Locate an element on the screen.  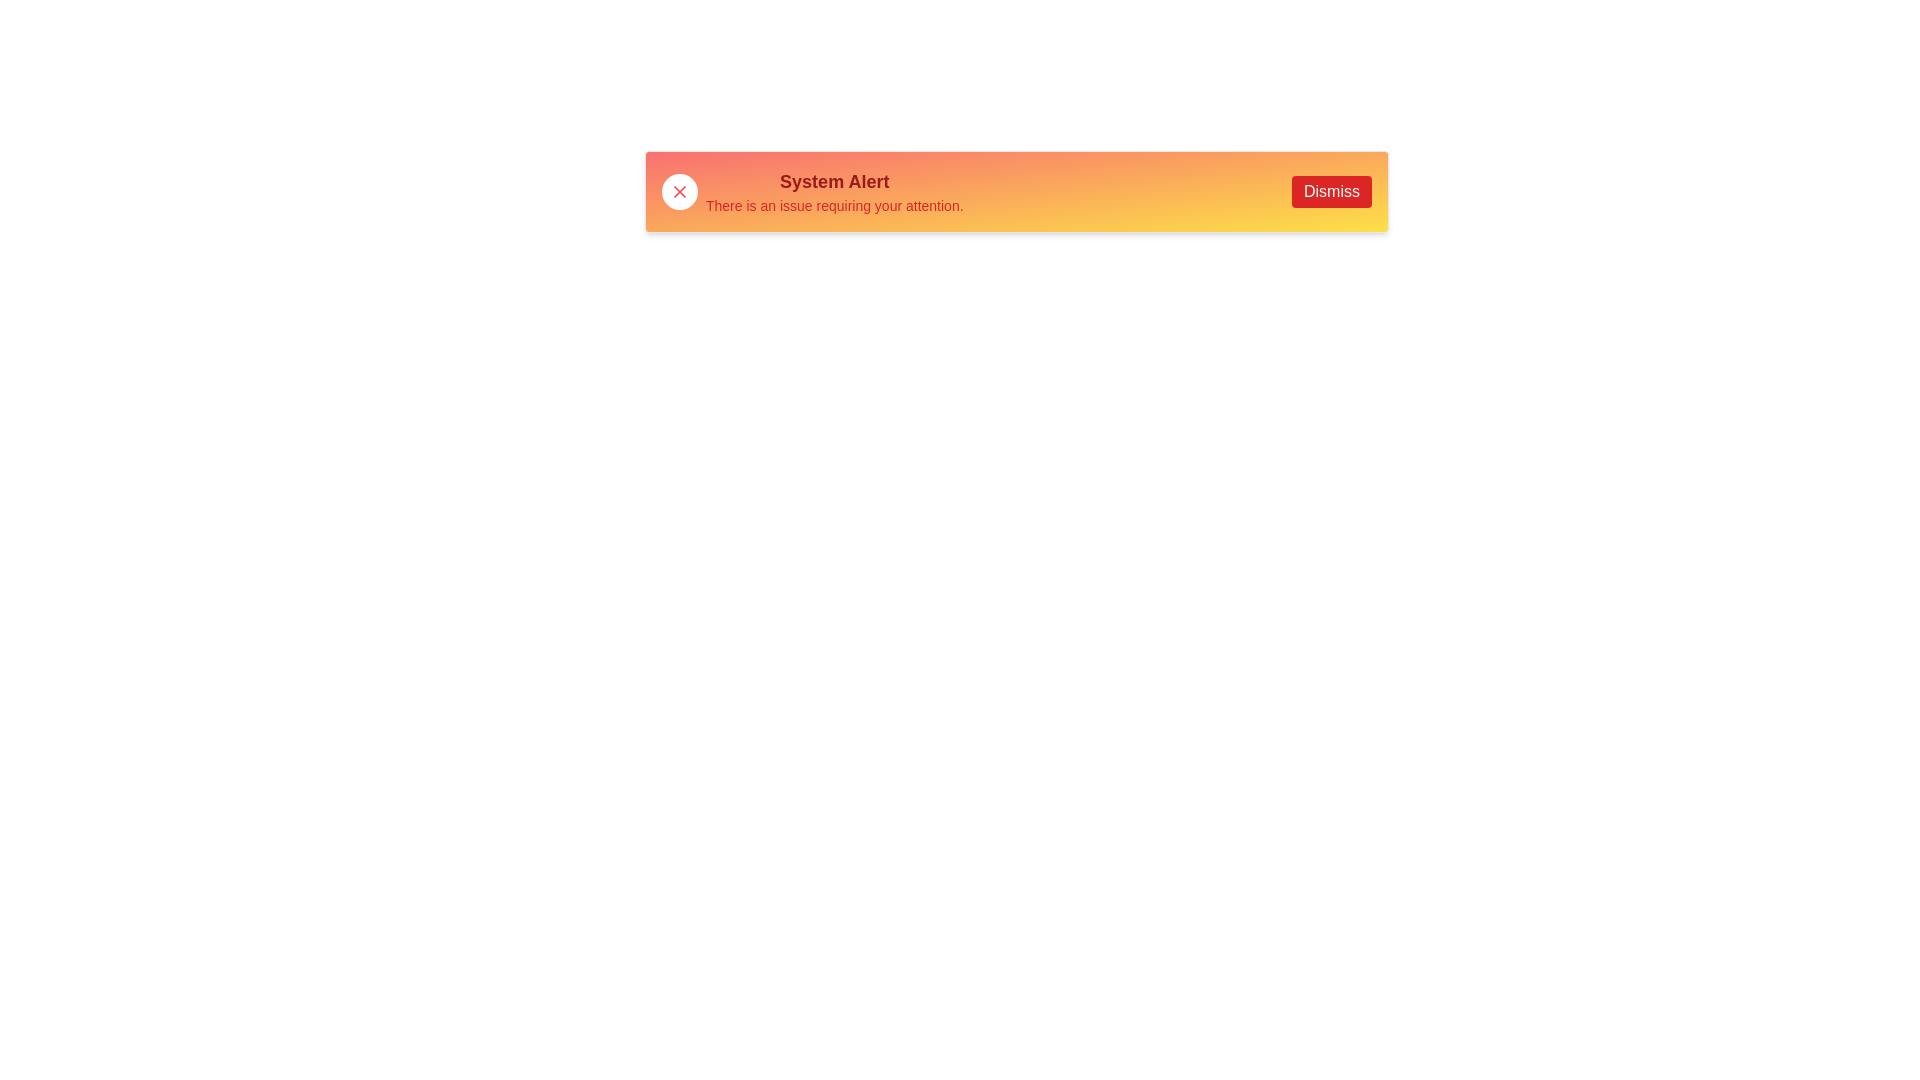
the close icon (red outlined 'X' within a white circular area) on the left side of the orange gradient alert box is located at coordinates (680, 192).